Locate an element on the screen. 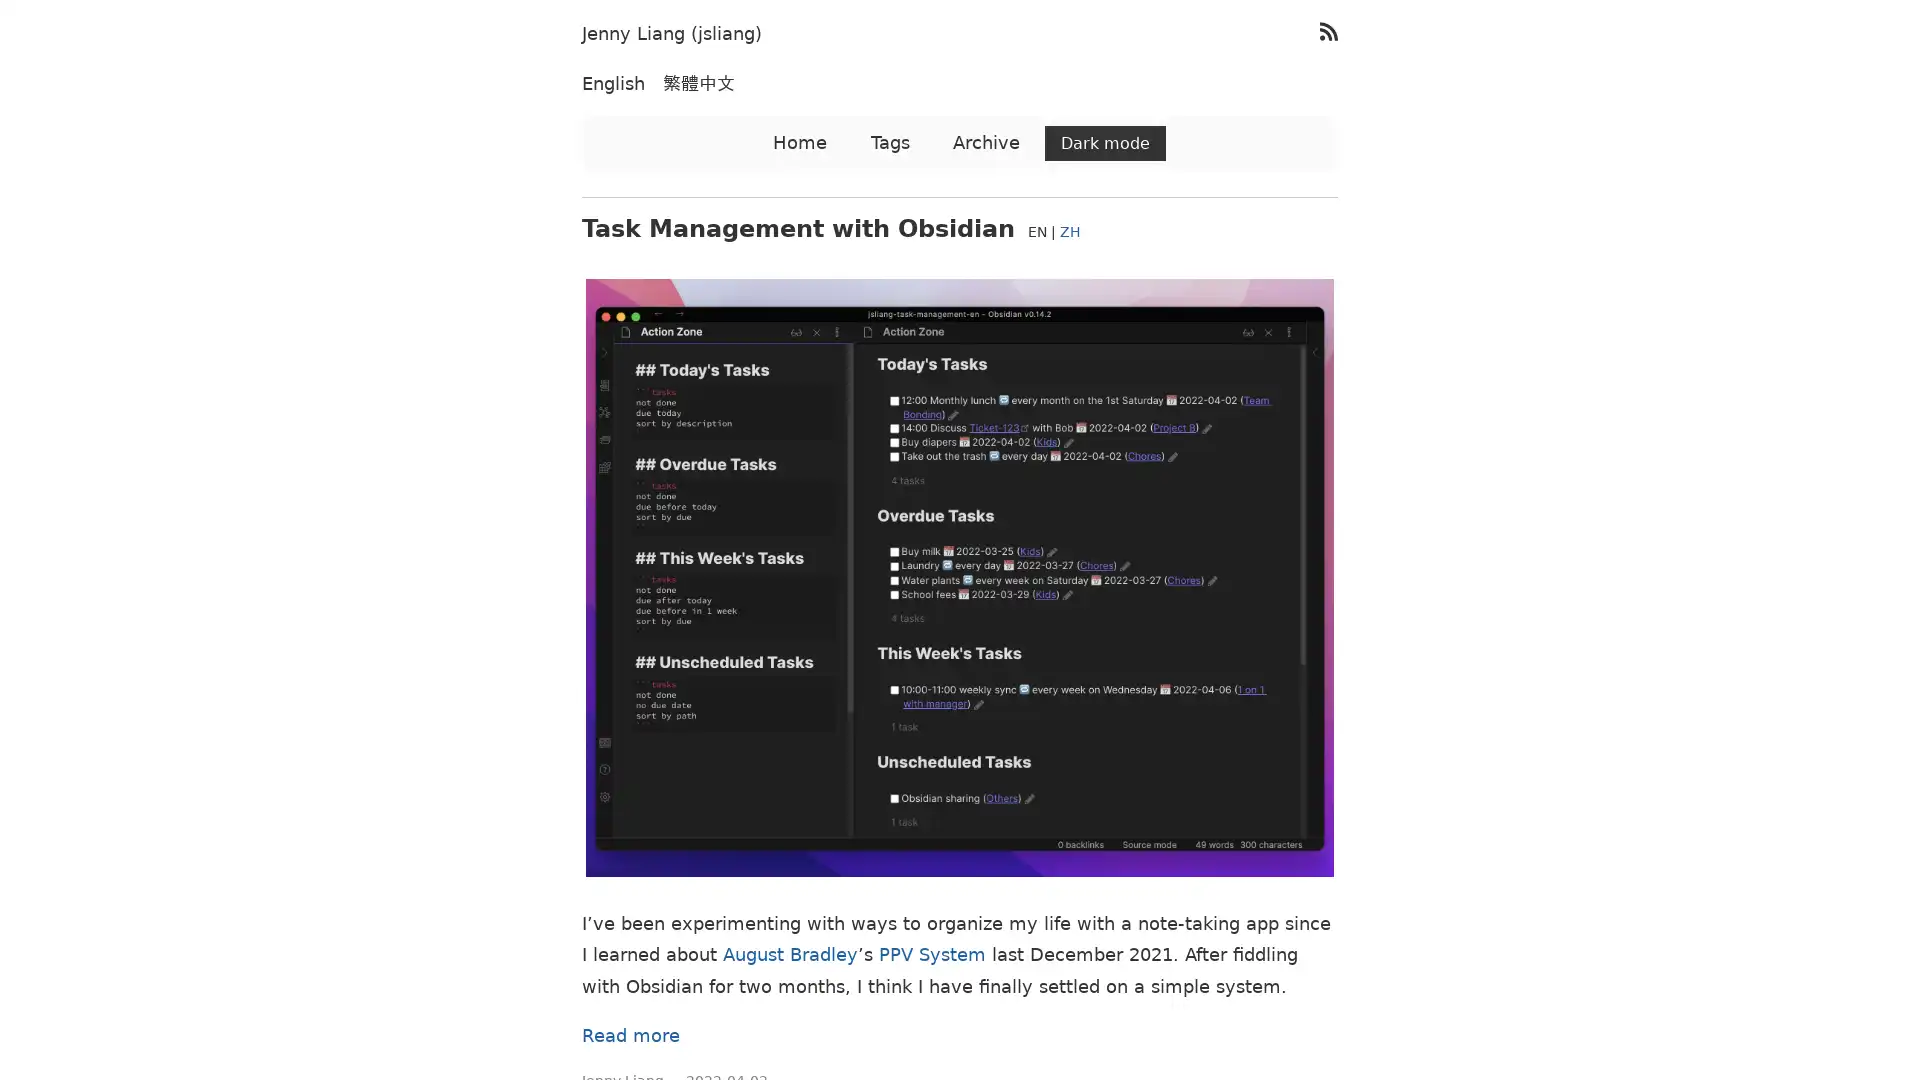 The image size is (1920, 1080). Dark mode is located at coordinates (1104, 142).